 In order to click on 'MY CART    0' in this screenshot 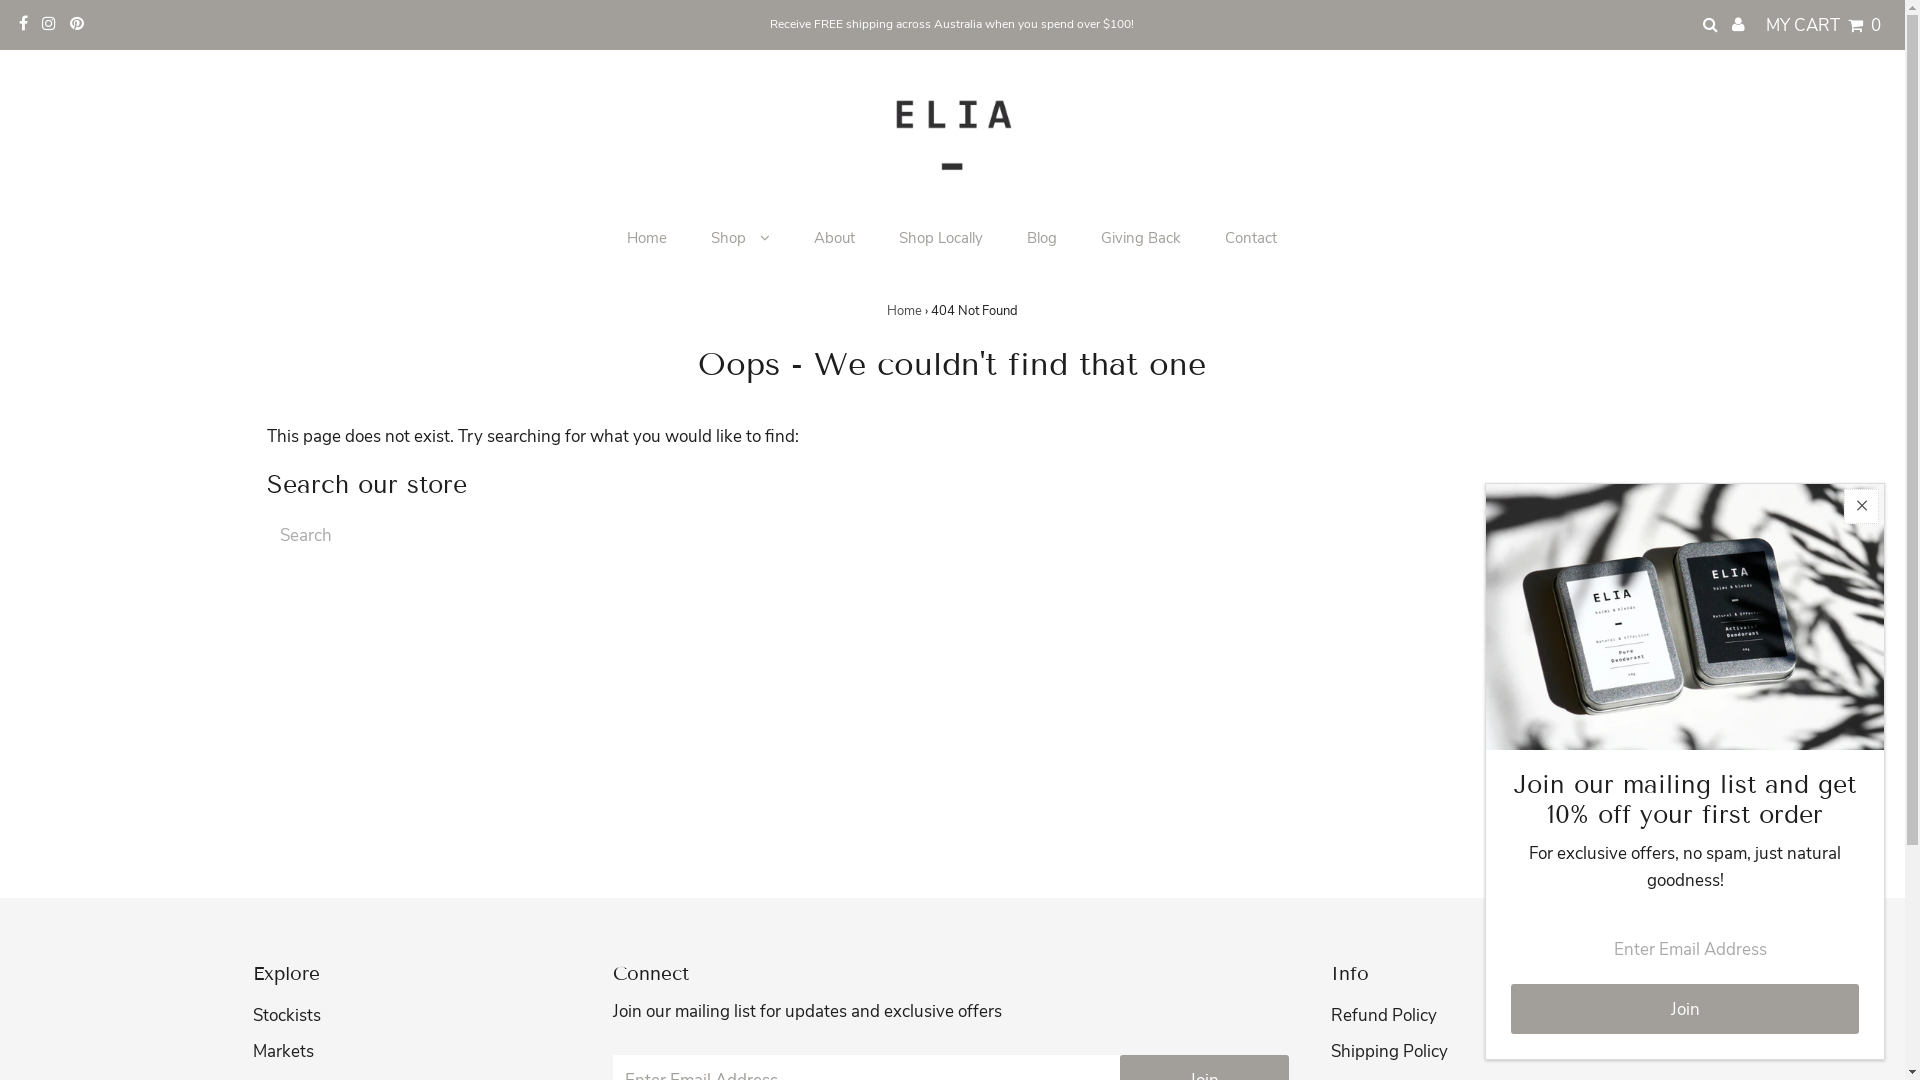, I will do `click(1760, 24)`.